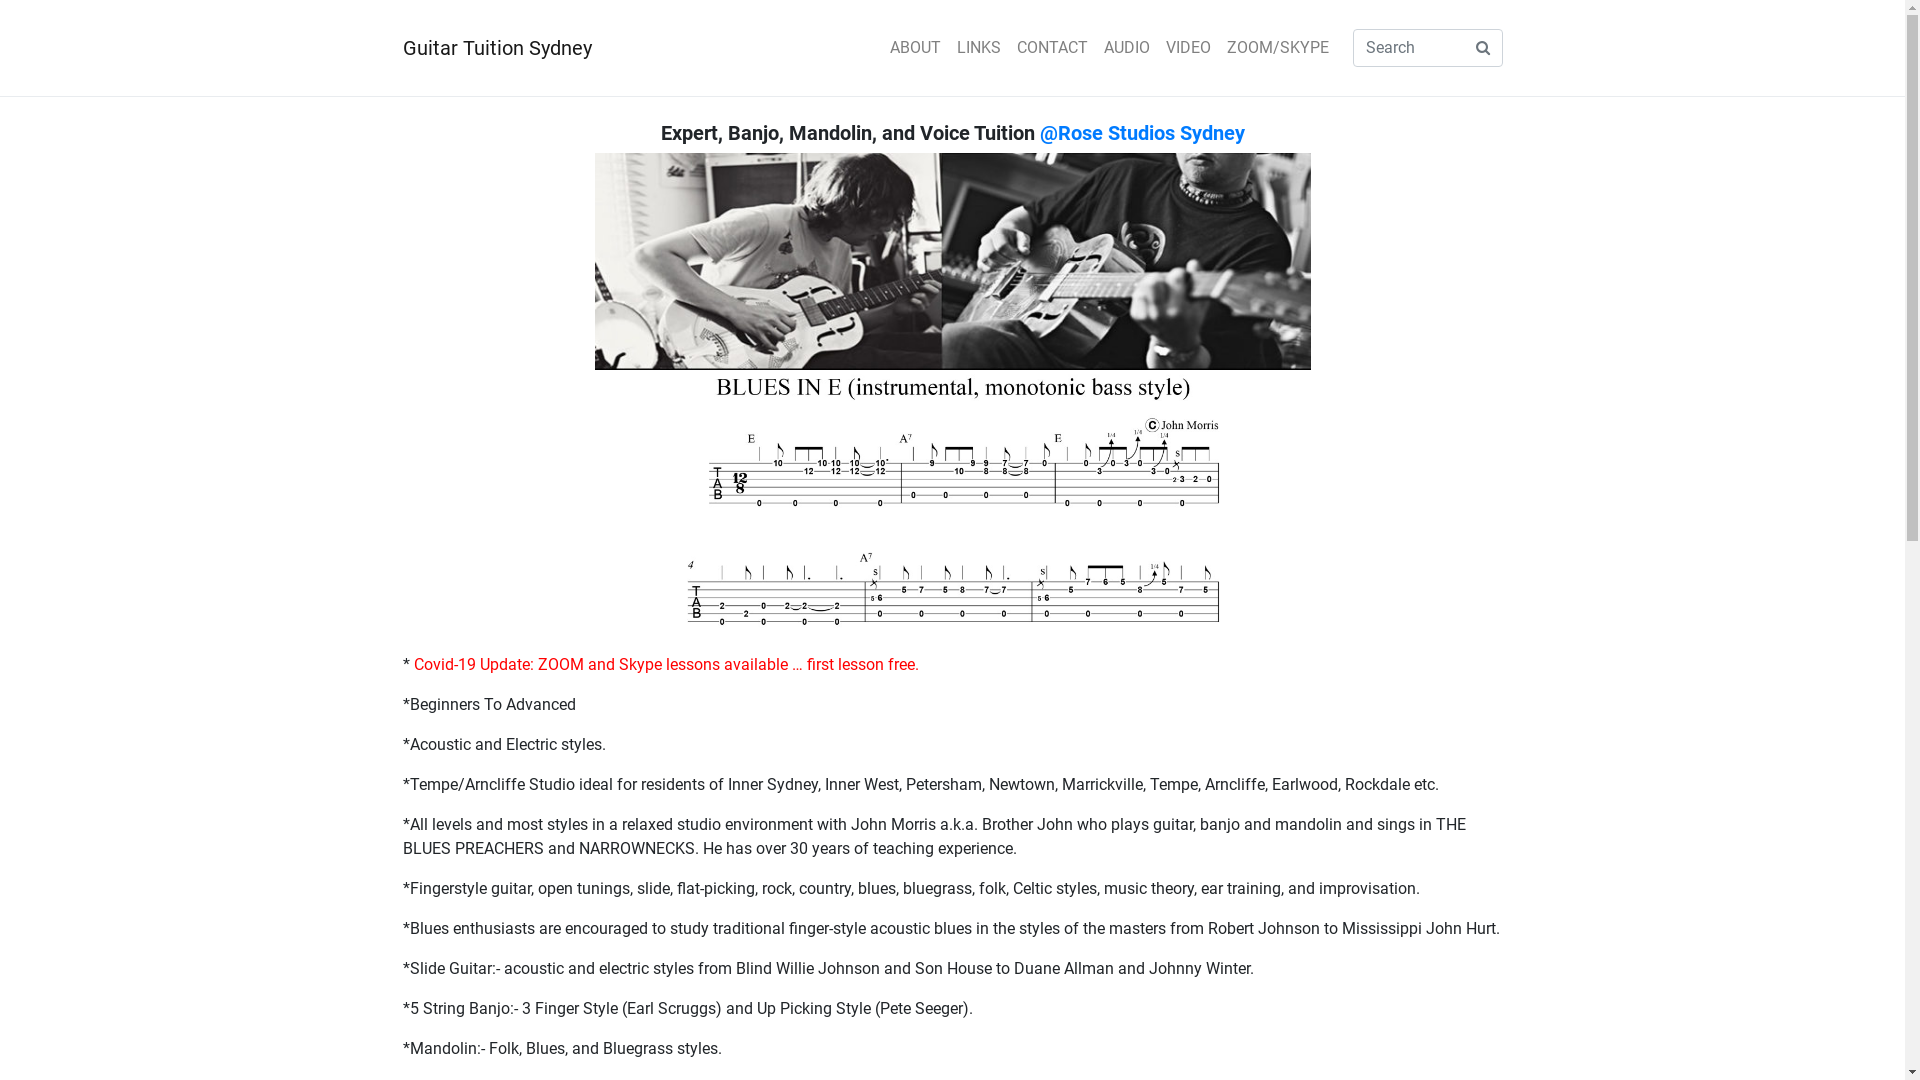  What do you see at coordinates (1157, 46) in the screenshot?
I see `'VIDEO'` at bounding box center [1157, 46].